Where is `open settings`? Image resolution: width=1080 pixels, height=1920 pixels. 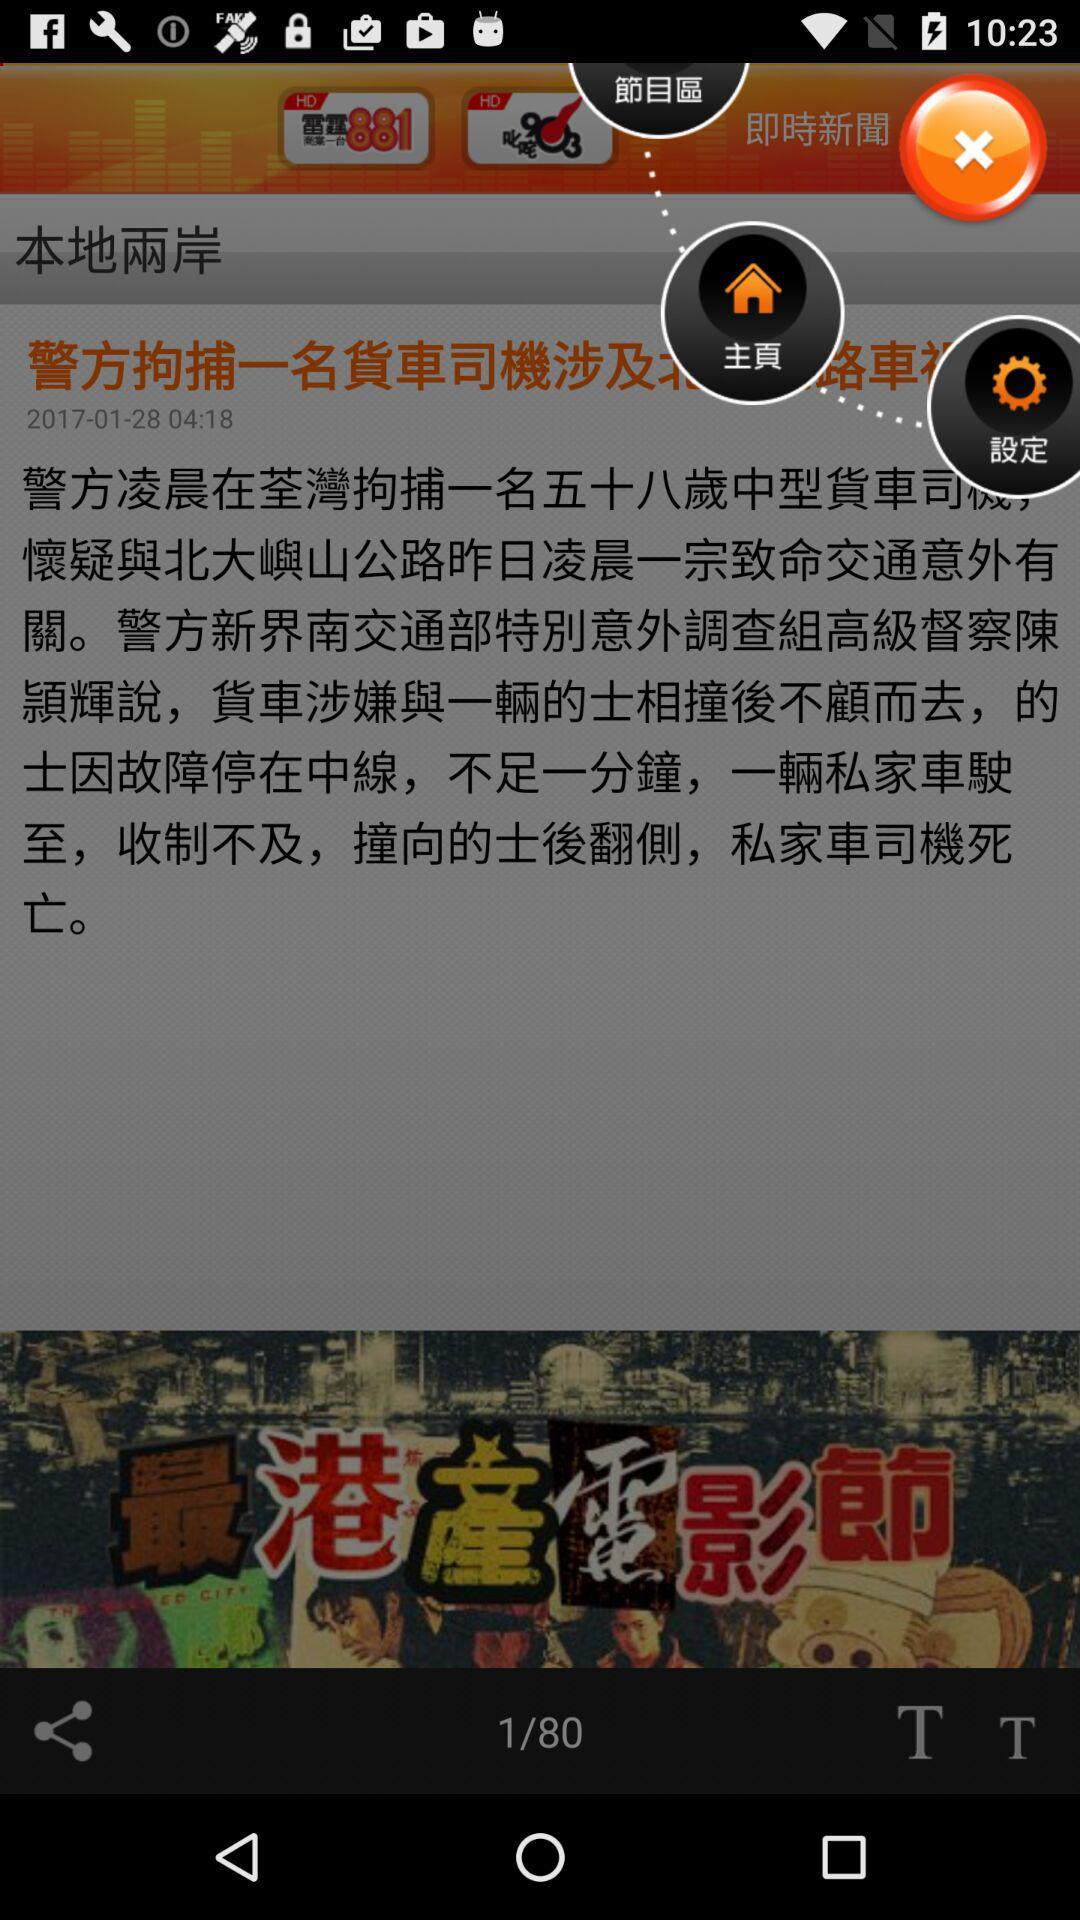
open settings is located at coordinates (1003, 405).